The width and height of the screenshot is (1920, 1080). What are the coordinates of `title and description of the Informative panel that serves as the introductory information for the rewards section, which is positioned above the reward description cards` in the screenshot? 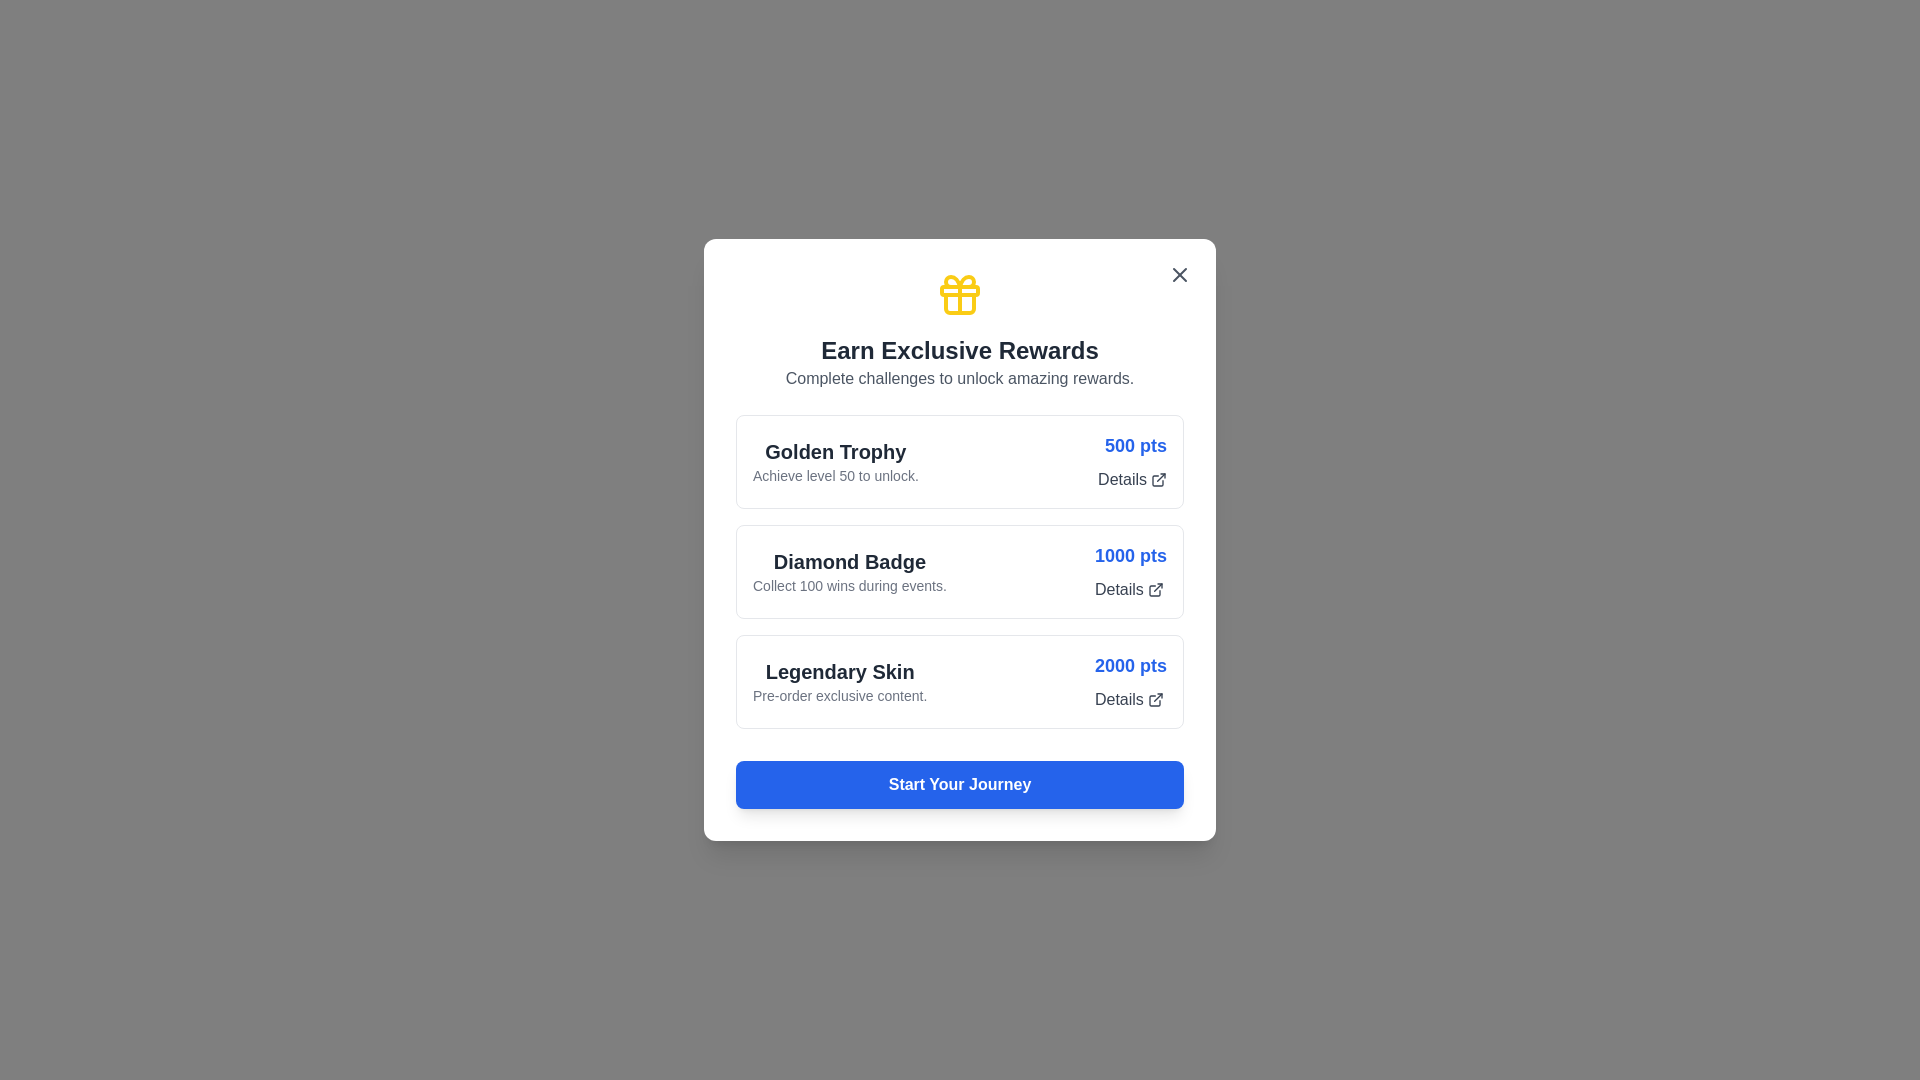 It's located at (960, 330).